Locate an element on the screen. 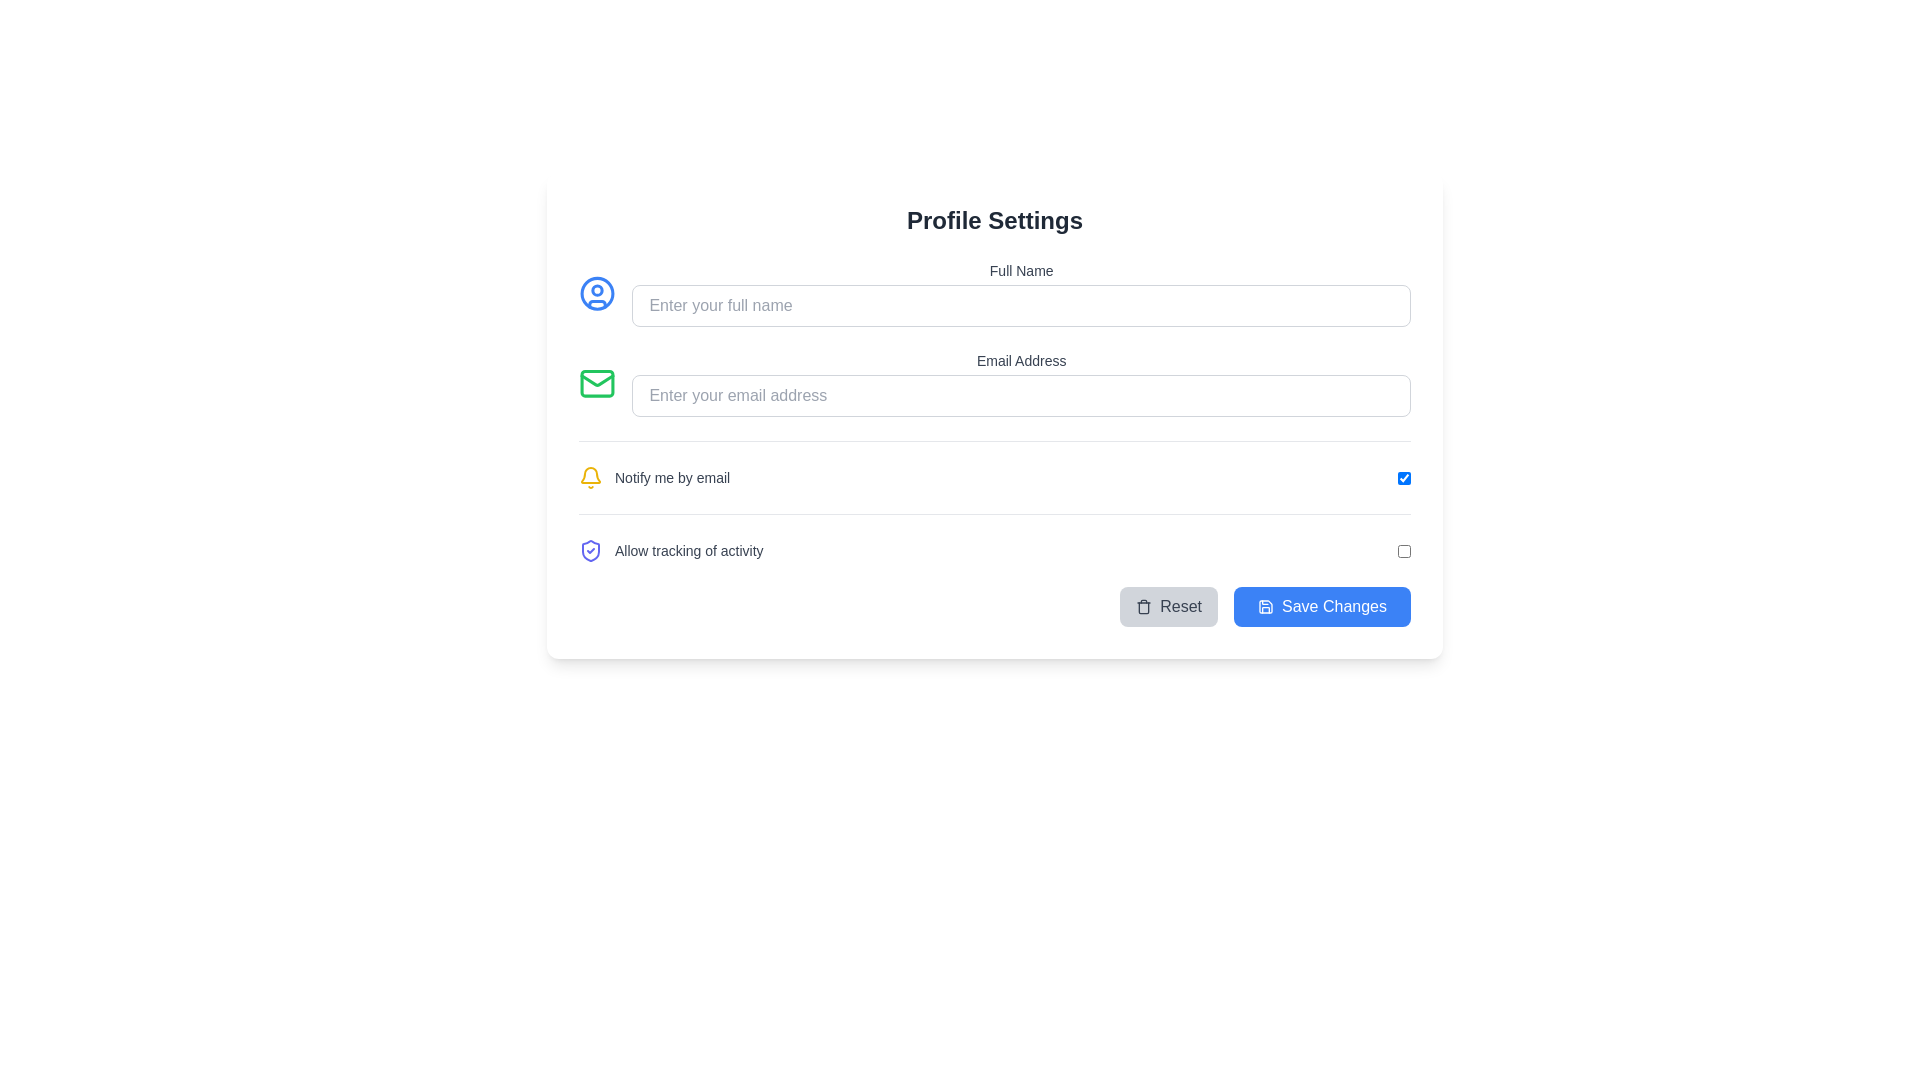 The width and height of the screenshot is (1920, 1080). the 'Allow tracking of activity' label with an accompanying icon, located below the 'Notify me by email' option and to the left of its associated checkbox is located at coordinates (671, 551).